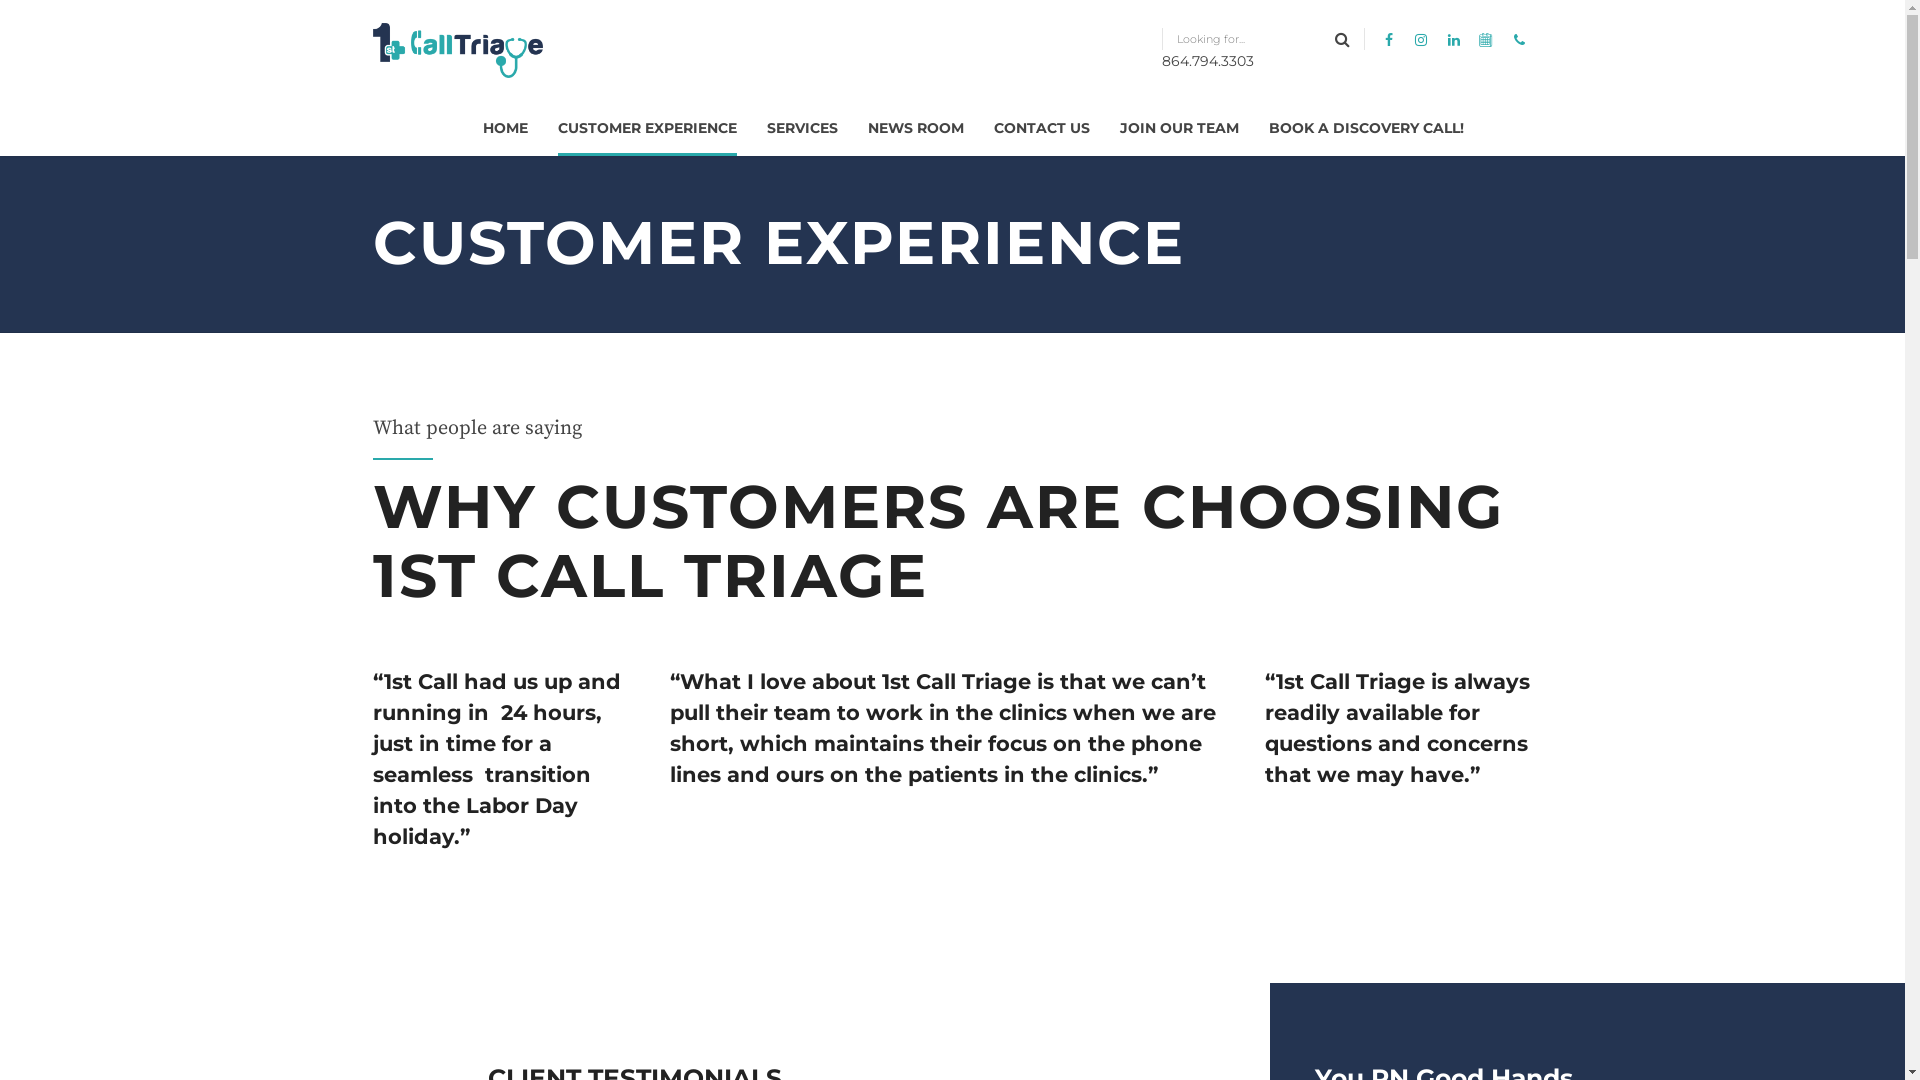  I want to click on 'SERVICES', so click(765, 128).